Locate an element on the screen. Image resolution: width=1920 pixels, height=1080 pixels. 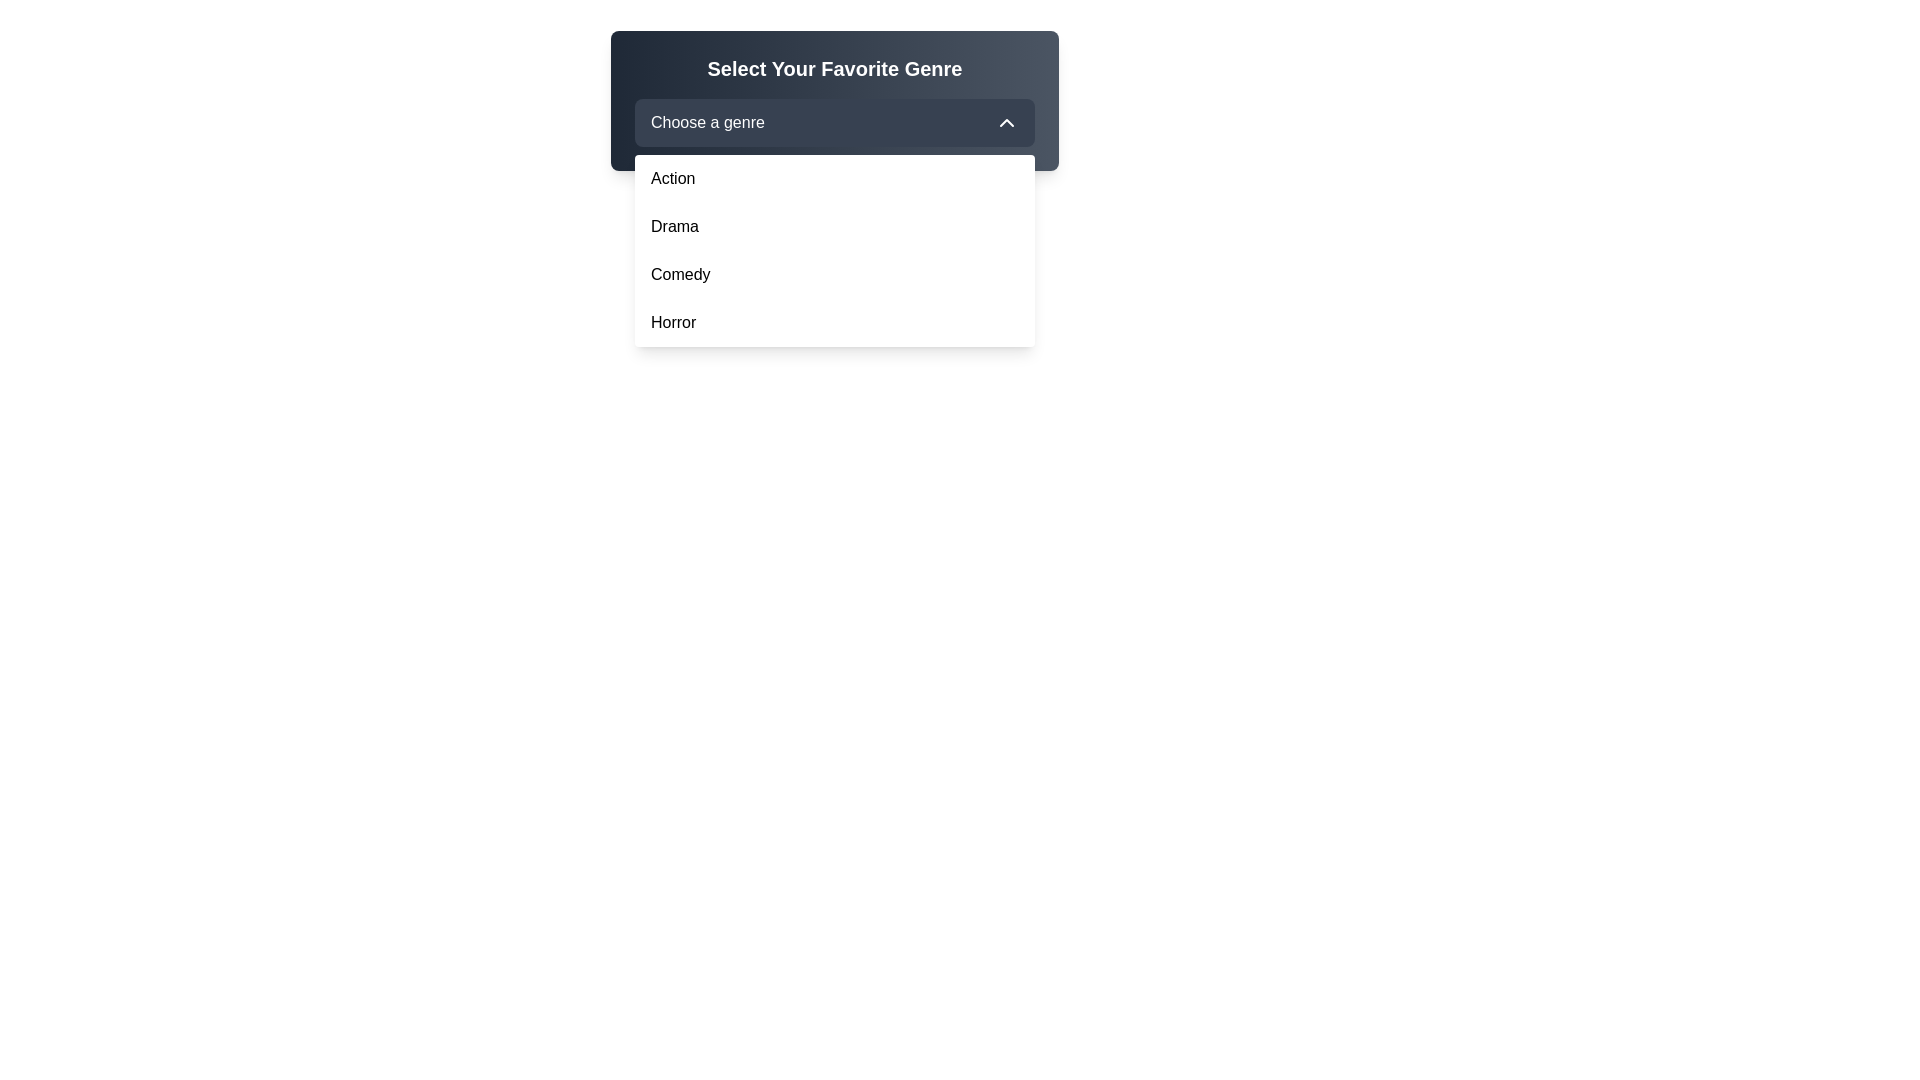
the 'Horror' item in the dropdown menu is located at coordinates (835, 322).